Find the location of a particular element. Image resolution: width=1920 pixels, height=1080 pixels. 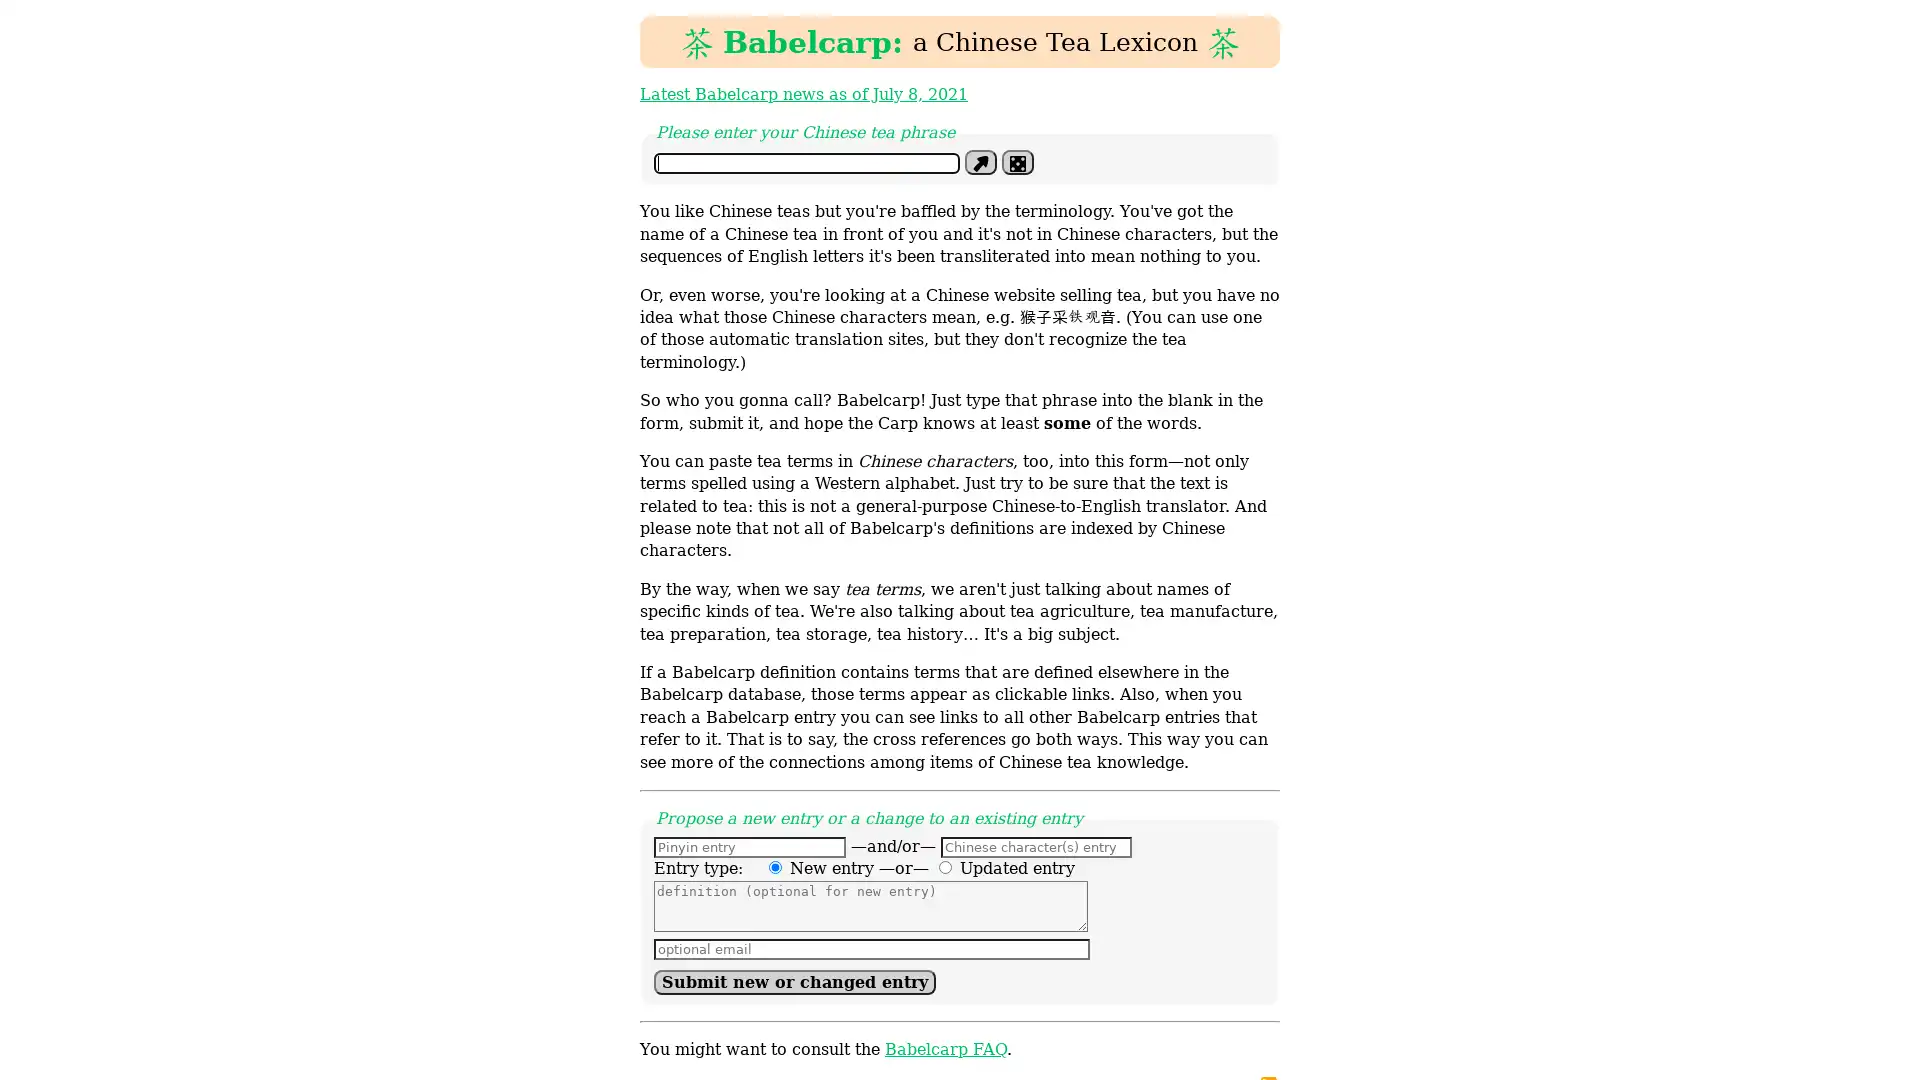

Define phrase is located at coordinates (980, 161).